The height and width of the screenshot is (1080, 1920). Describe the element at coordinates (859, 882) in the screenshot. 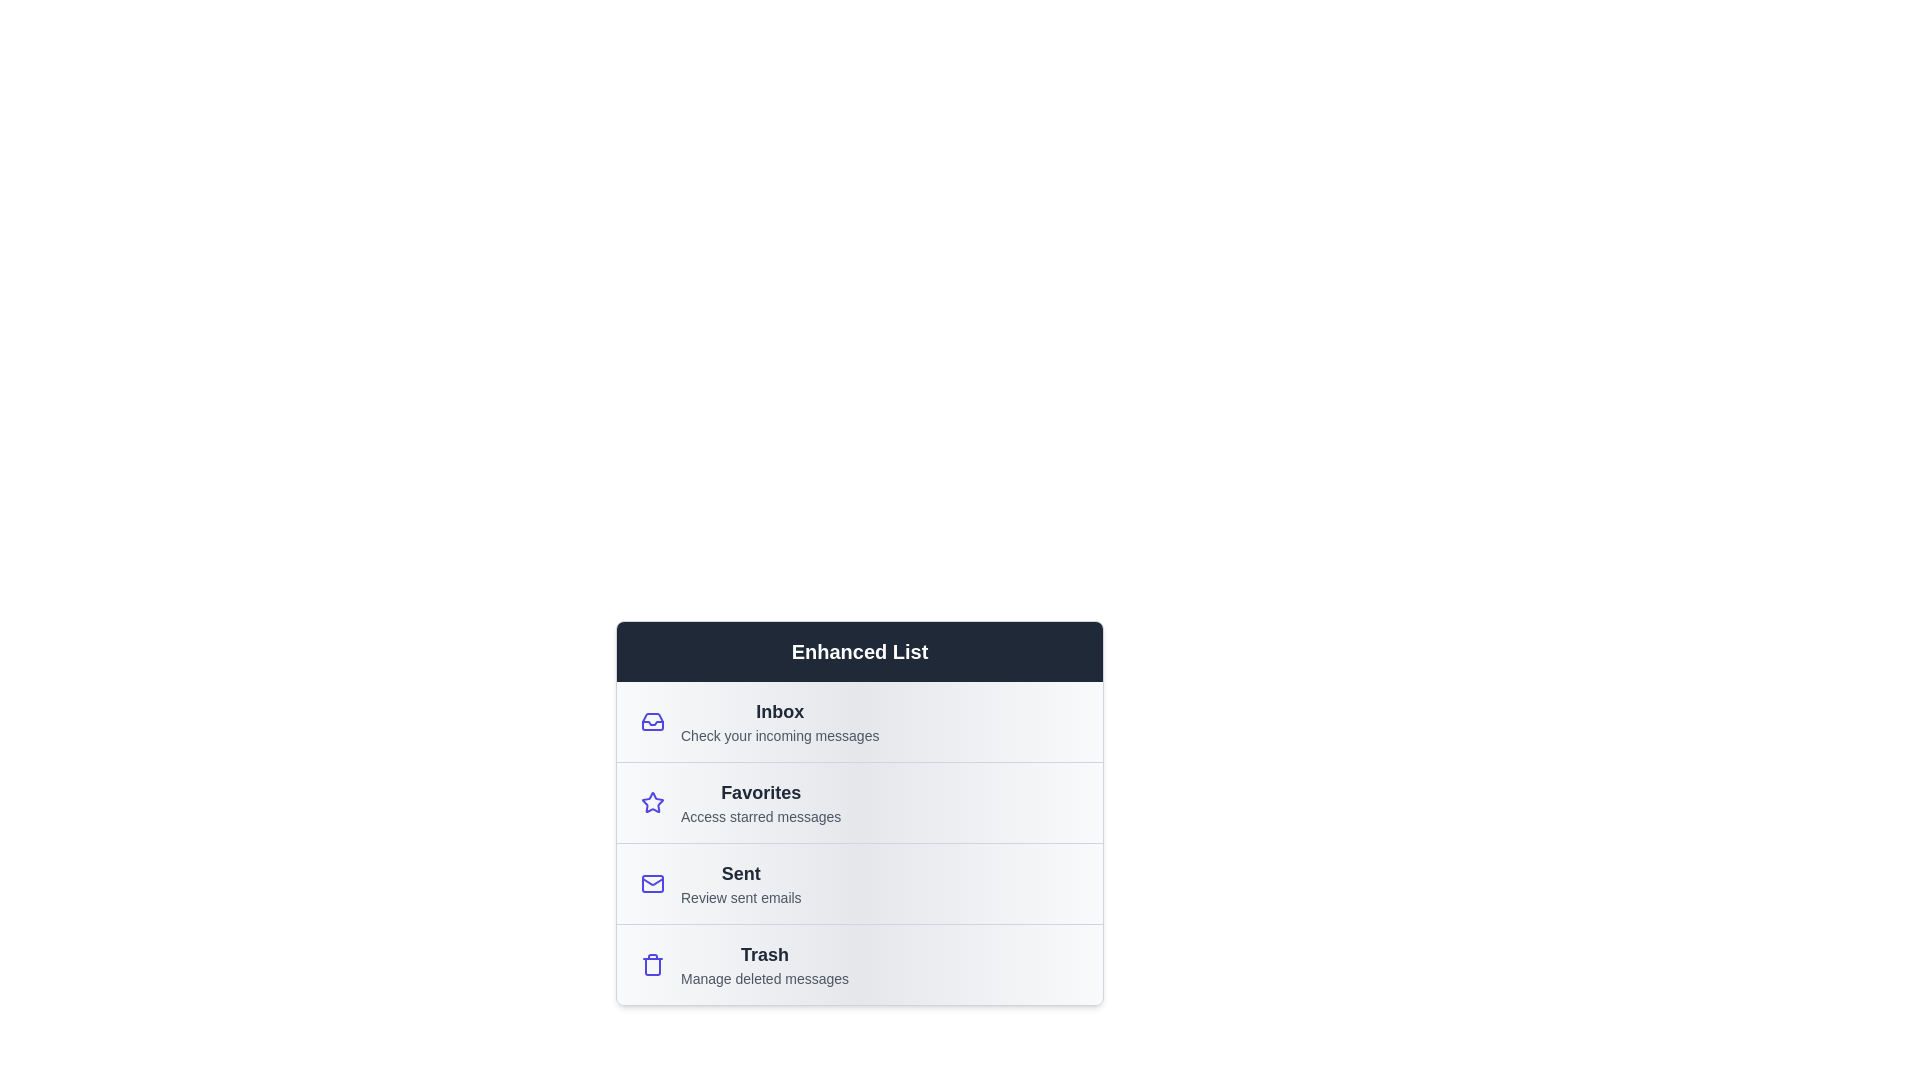

I see `the third item in the 'Enhanced List' which reads 'Sent'` at that location.